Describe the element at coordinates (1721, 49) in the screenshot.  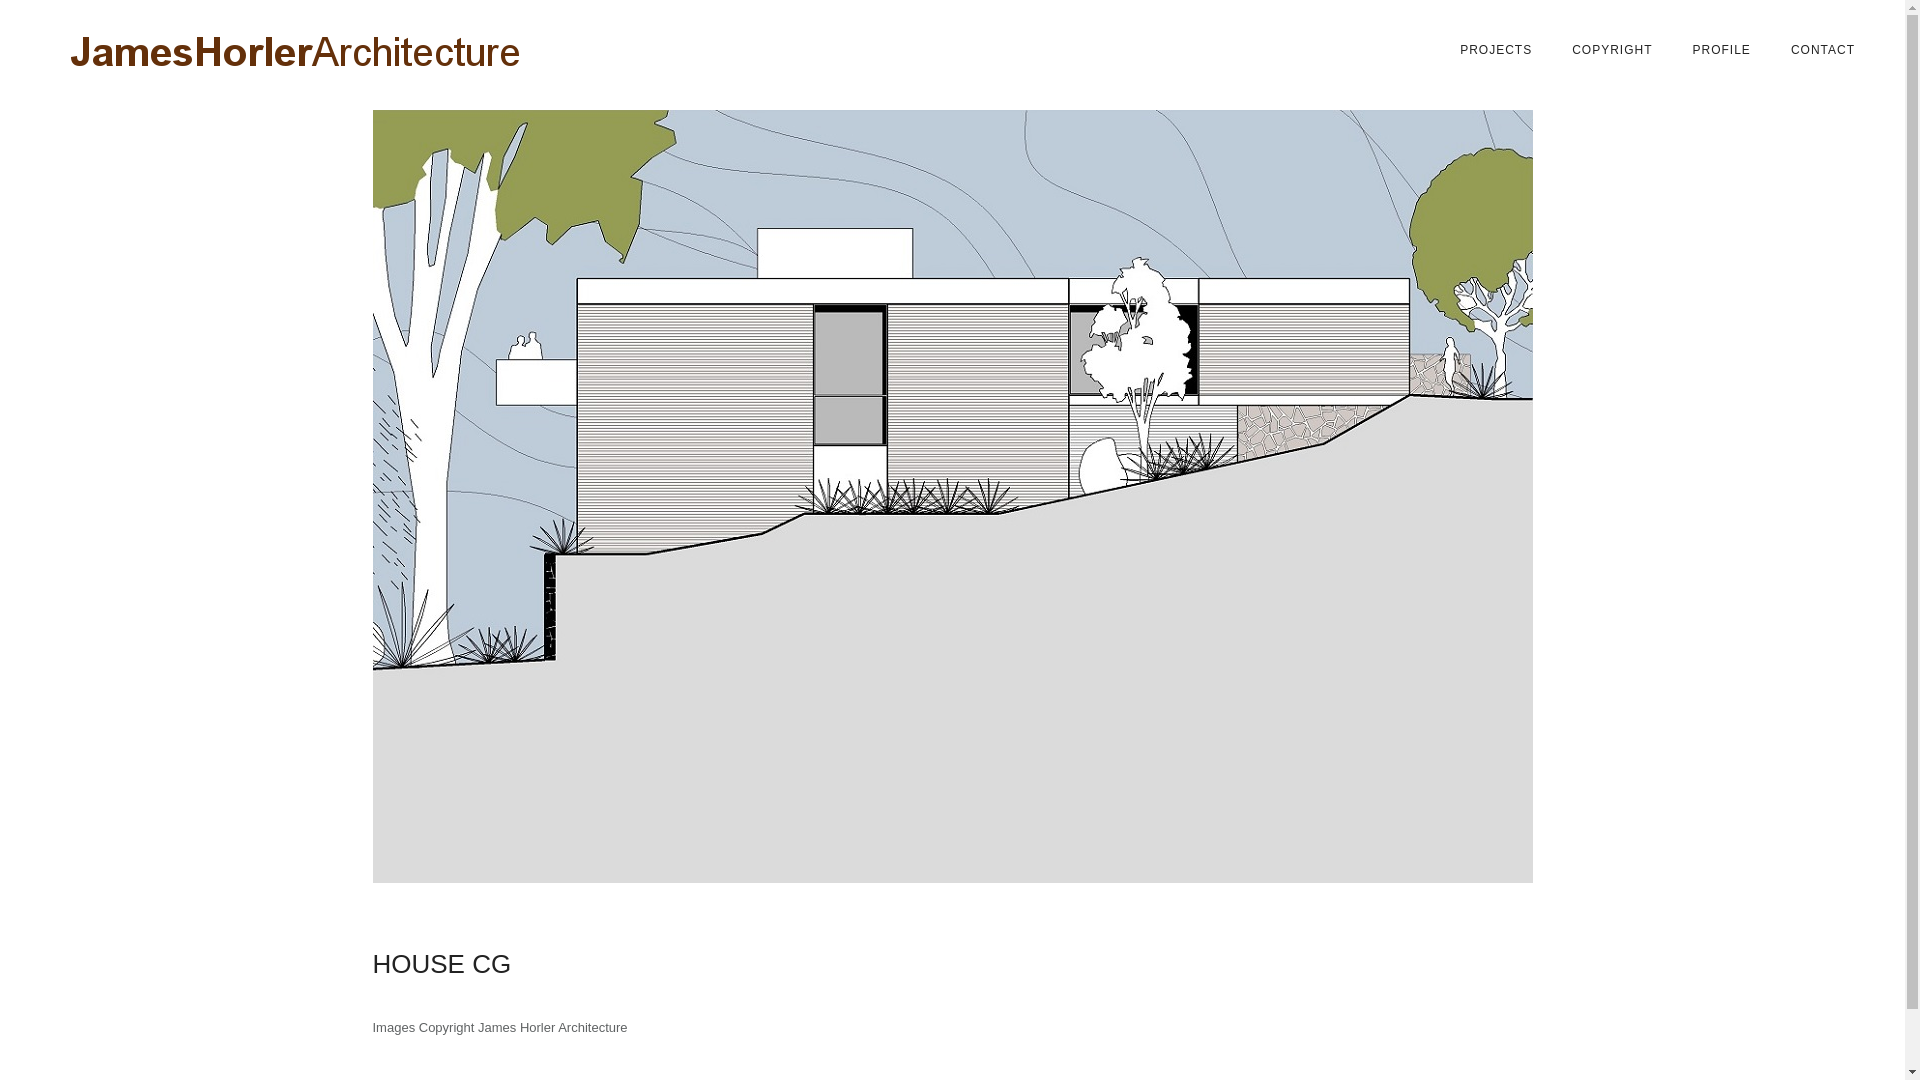
I see `'PROFILE'` at that location.